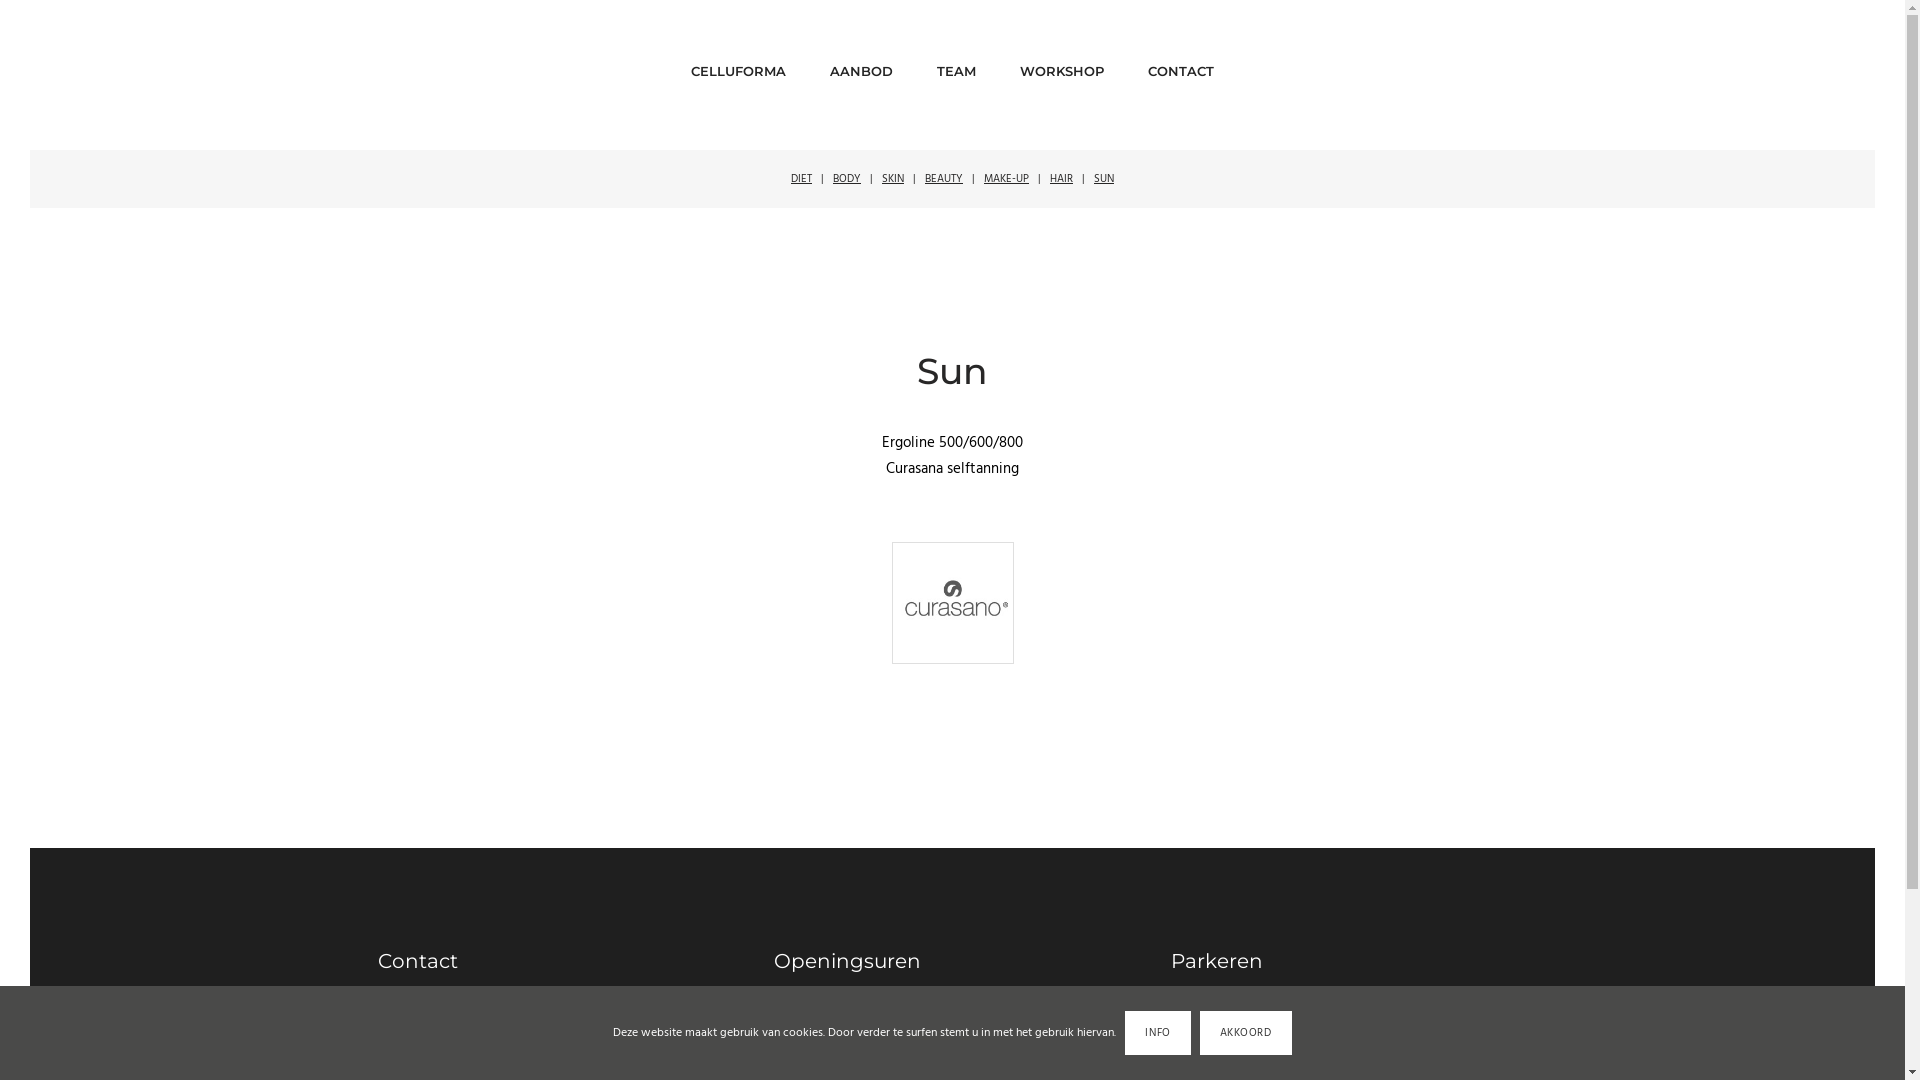 The height and width of the screenshot is (1080, 1920). What do you see at coordinates (861, 64) in the screenshot?
I see `'AANBOD'` at bounding box center [861, 64].